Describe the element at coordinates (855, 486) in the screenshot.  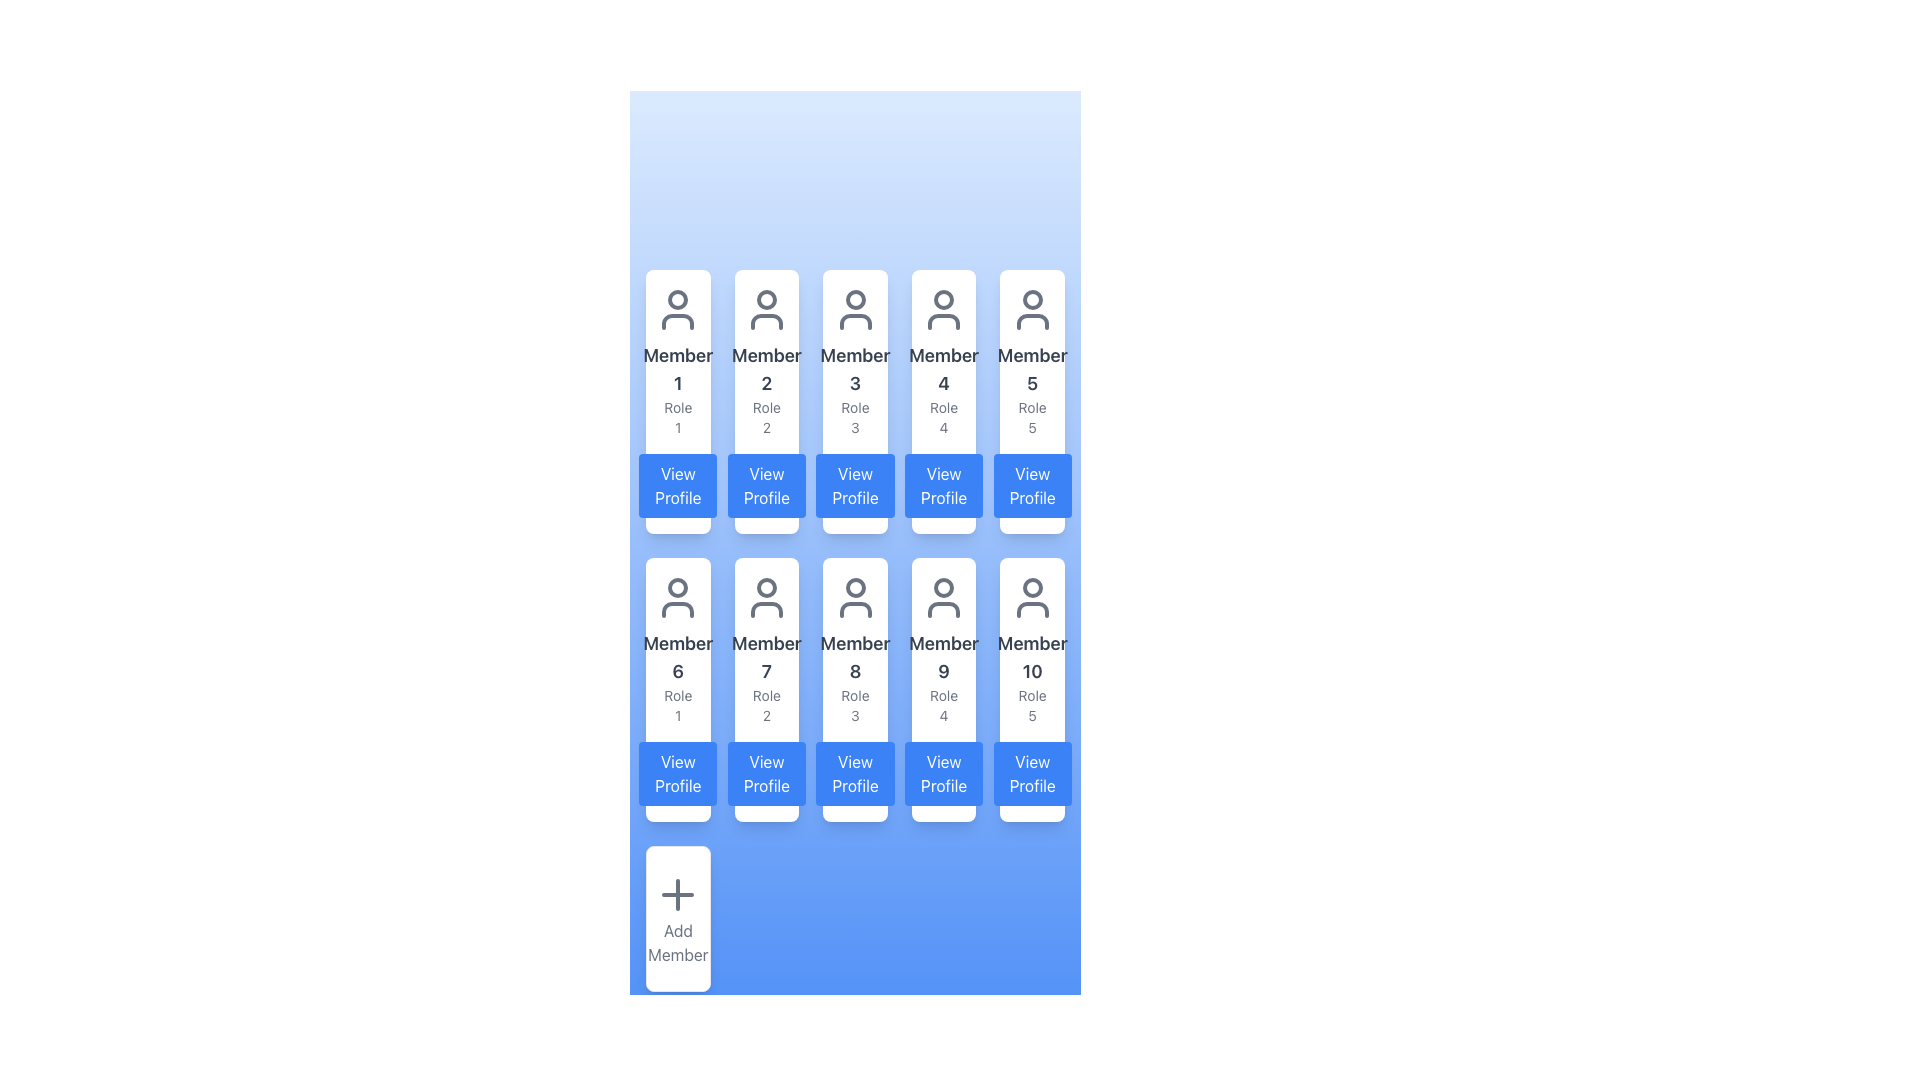
I see `the 'View Profile' button with a blue background and white text, located at the bottom of the 'Member 3 Role 3' card, to observe hover effects` at that location.